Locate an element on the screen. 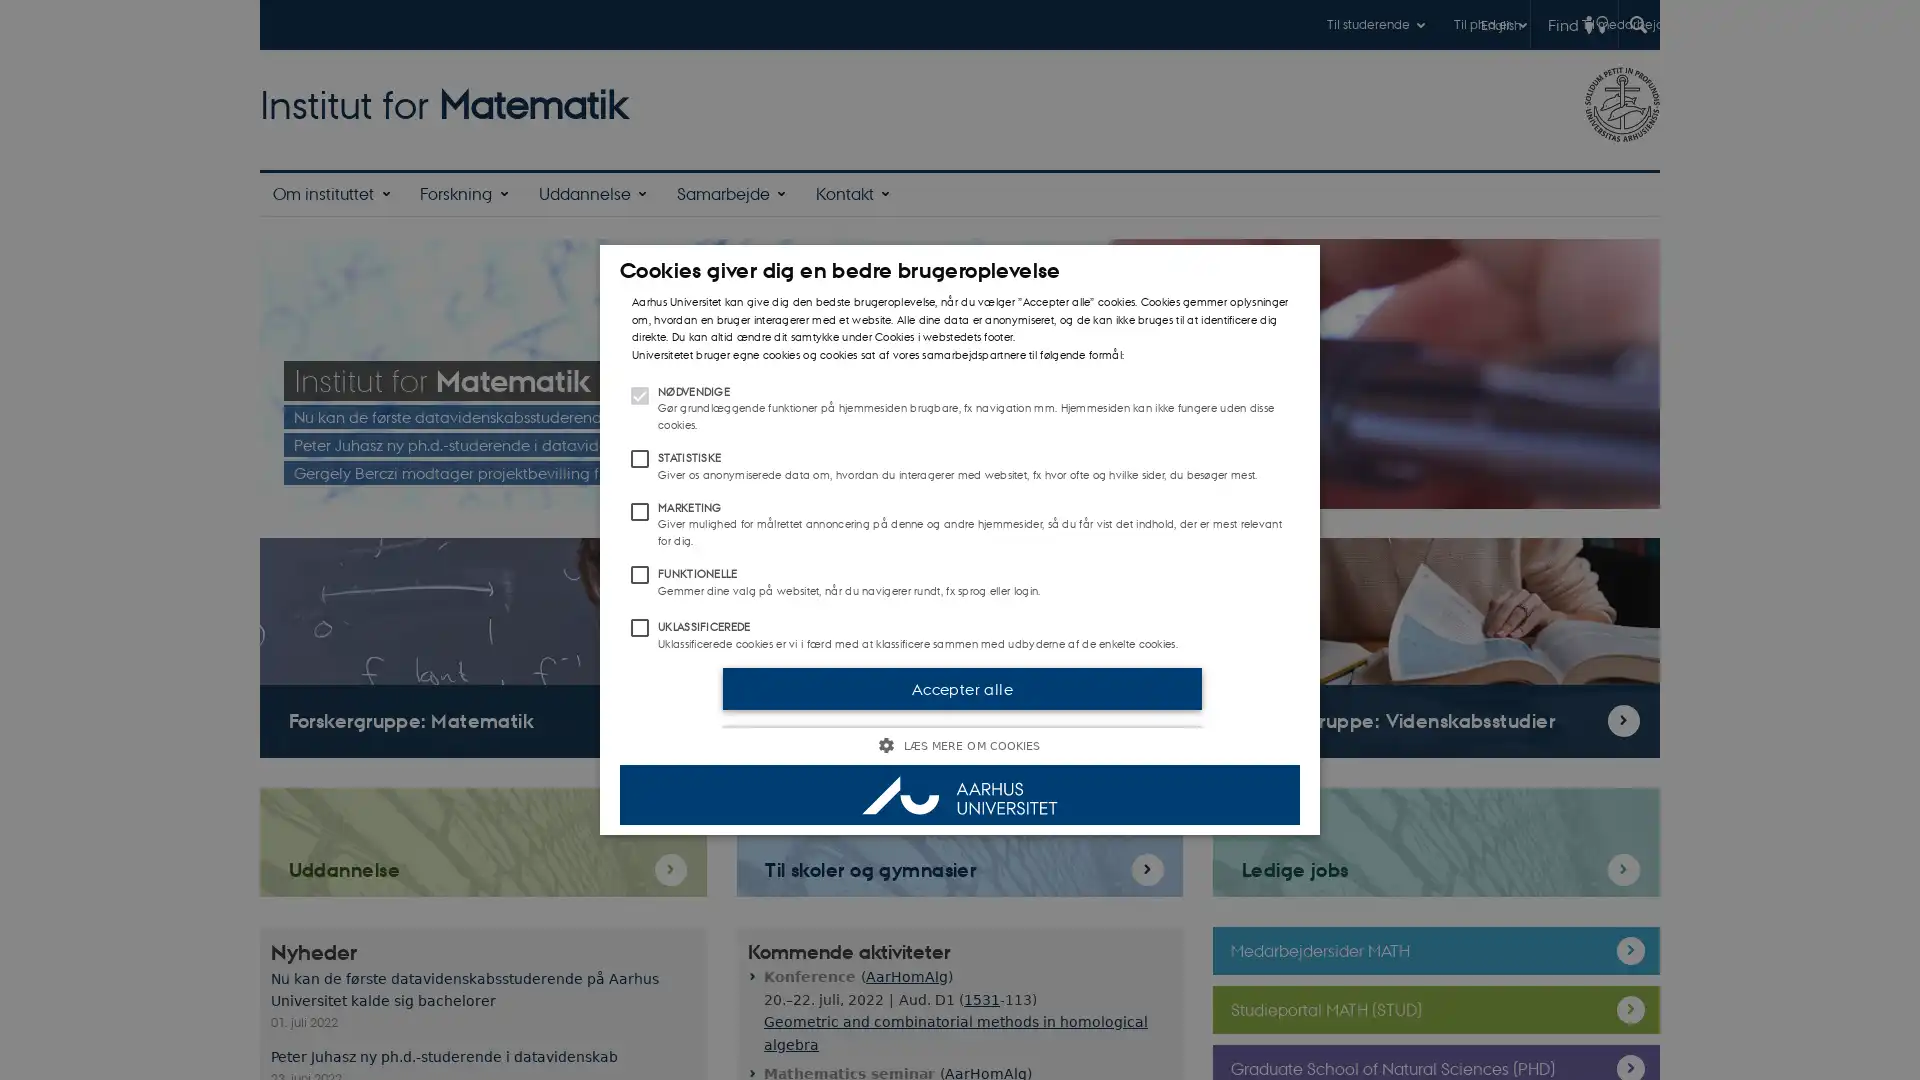 The height and width of the screenshot is (1080, 1920). Accepter valgte is located at coordinates (796, 686).